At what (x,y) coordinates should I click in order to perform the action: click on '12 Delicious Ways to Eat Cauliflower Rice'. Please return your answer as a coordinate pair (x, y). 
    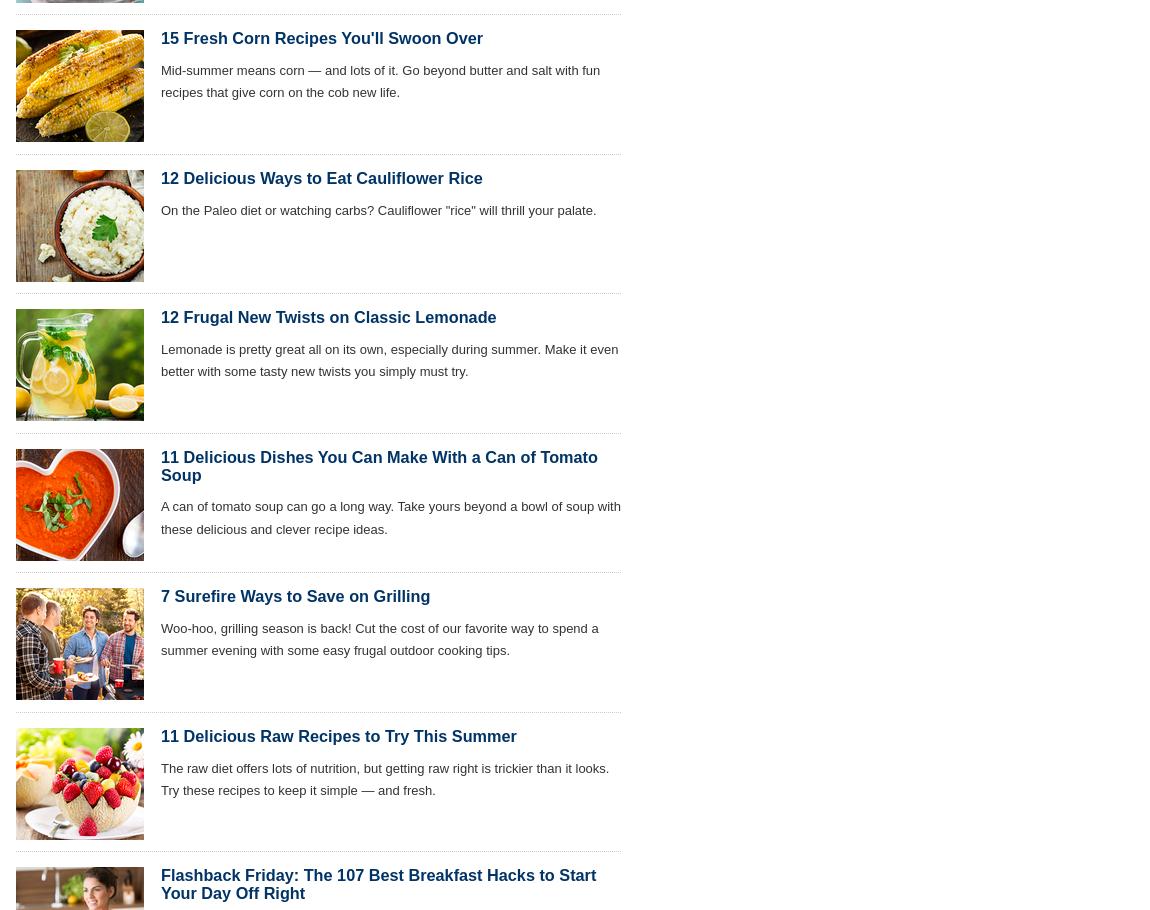
    Looking at the image, I should click on (160, 176).